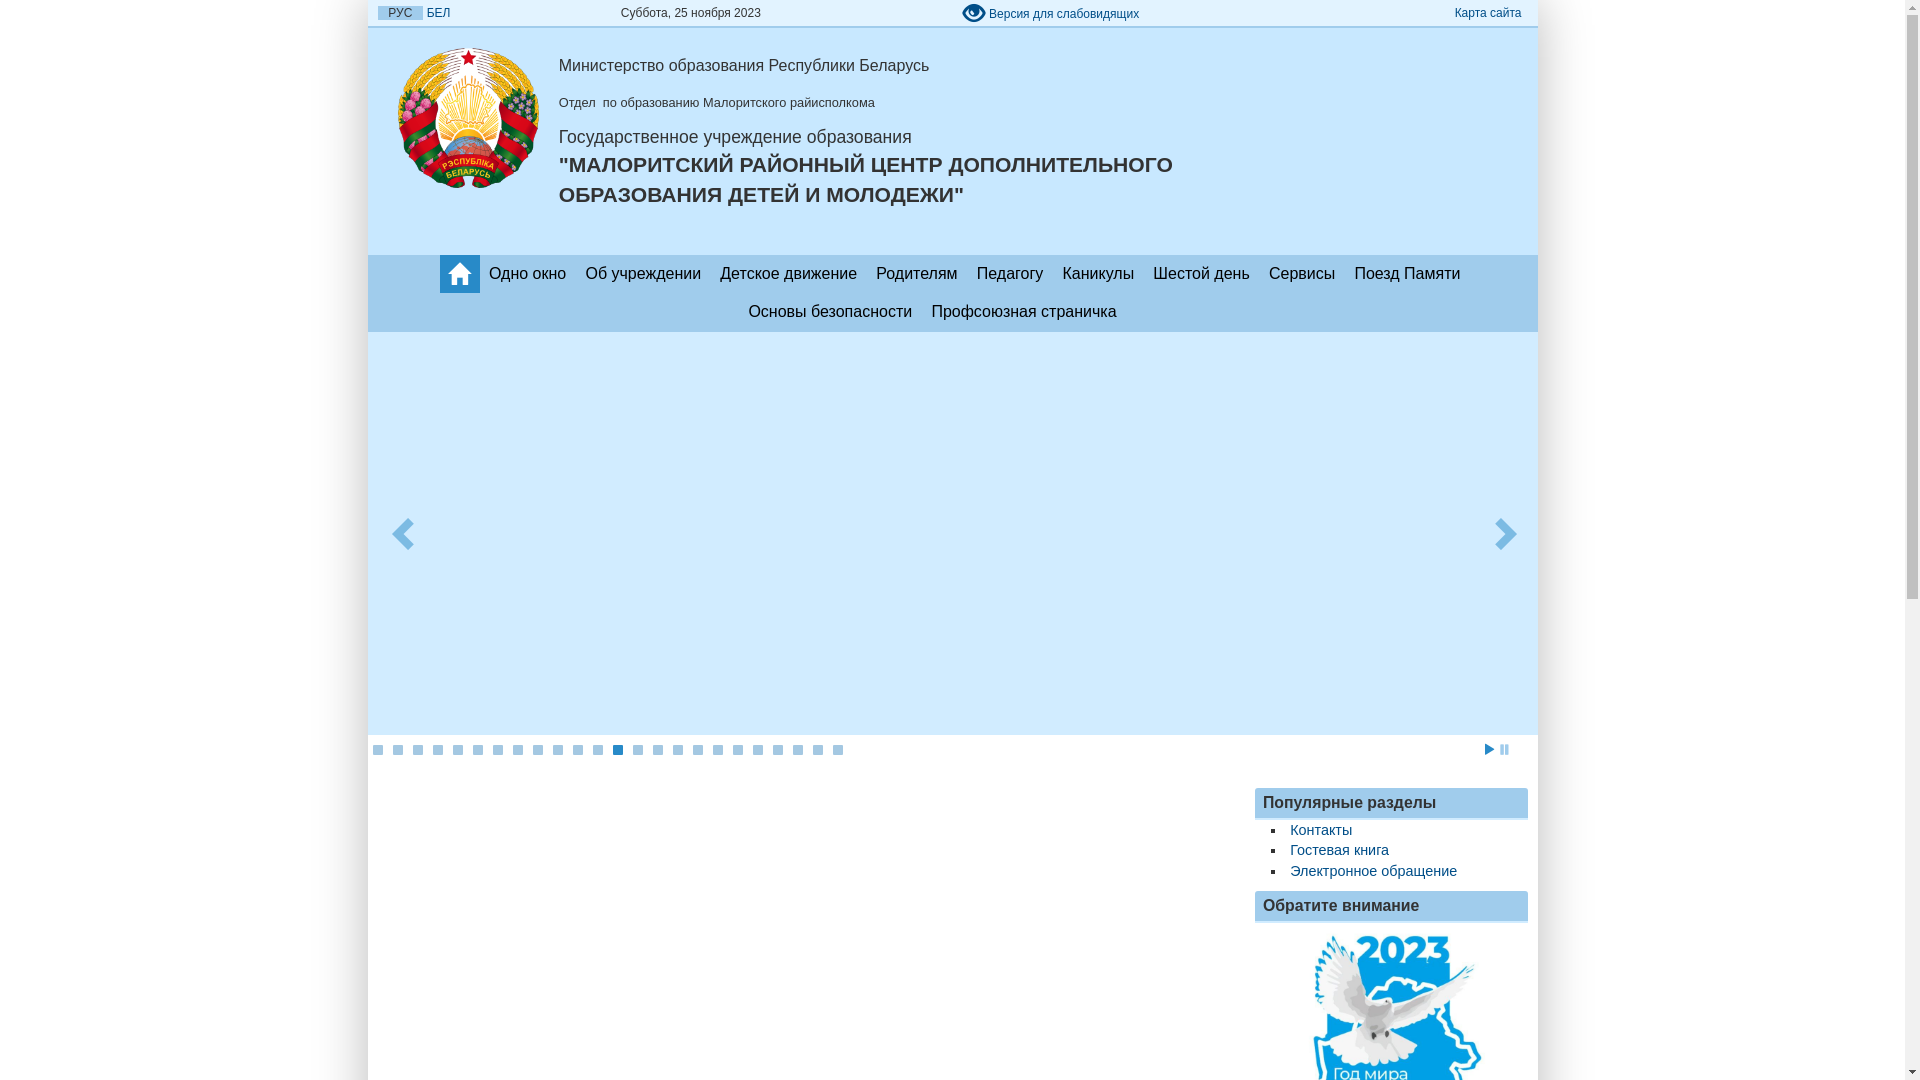 This screenshot has height=1080, width=1920. I want to click on '15', so click(652, 749).